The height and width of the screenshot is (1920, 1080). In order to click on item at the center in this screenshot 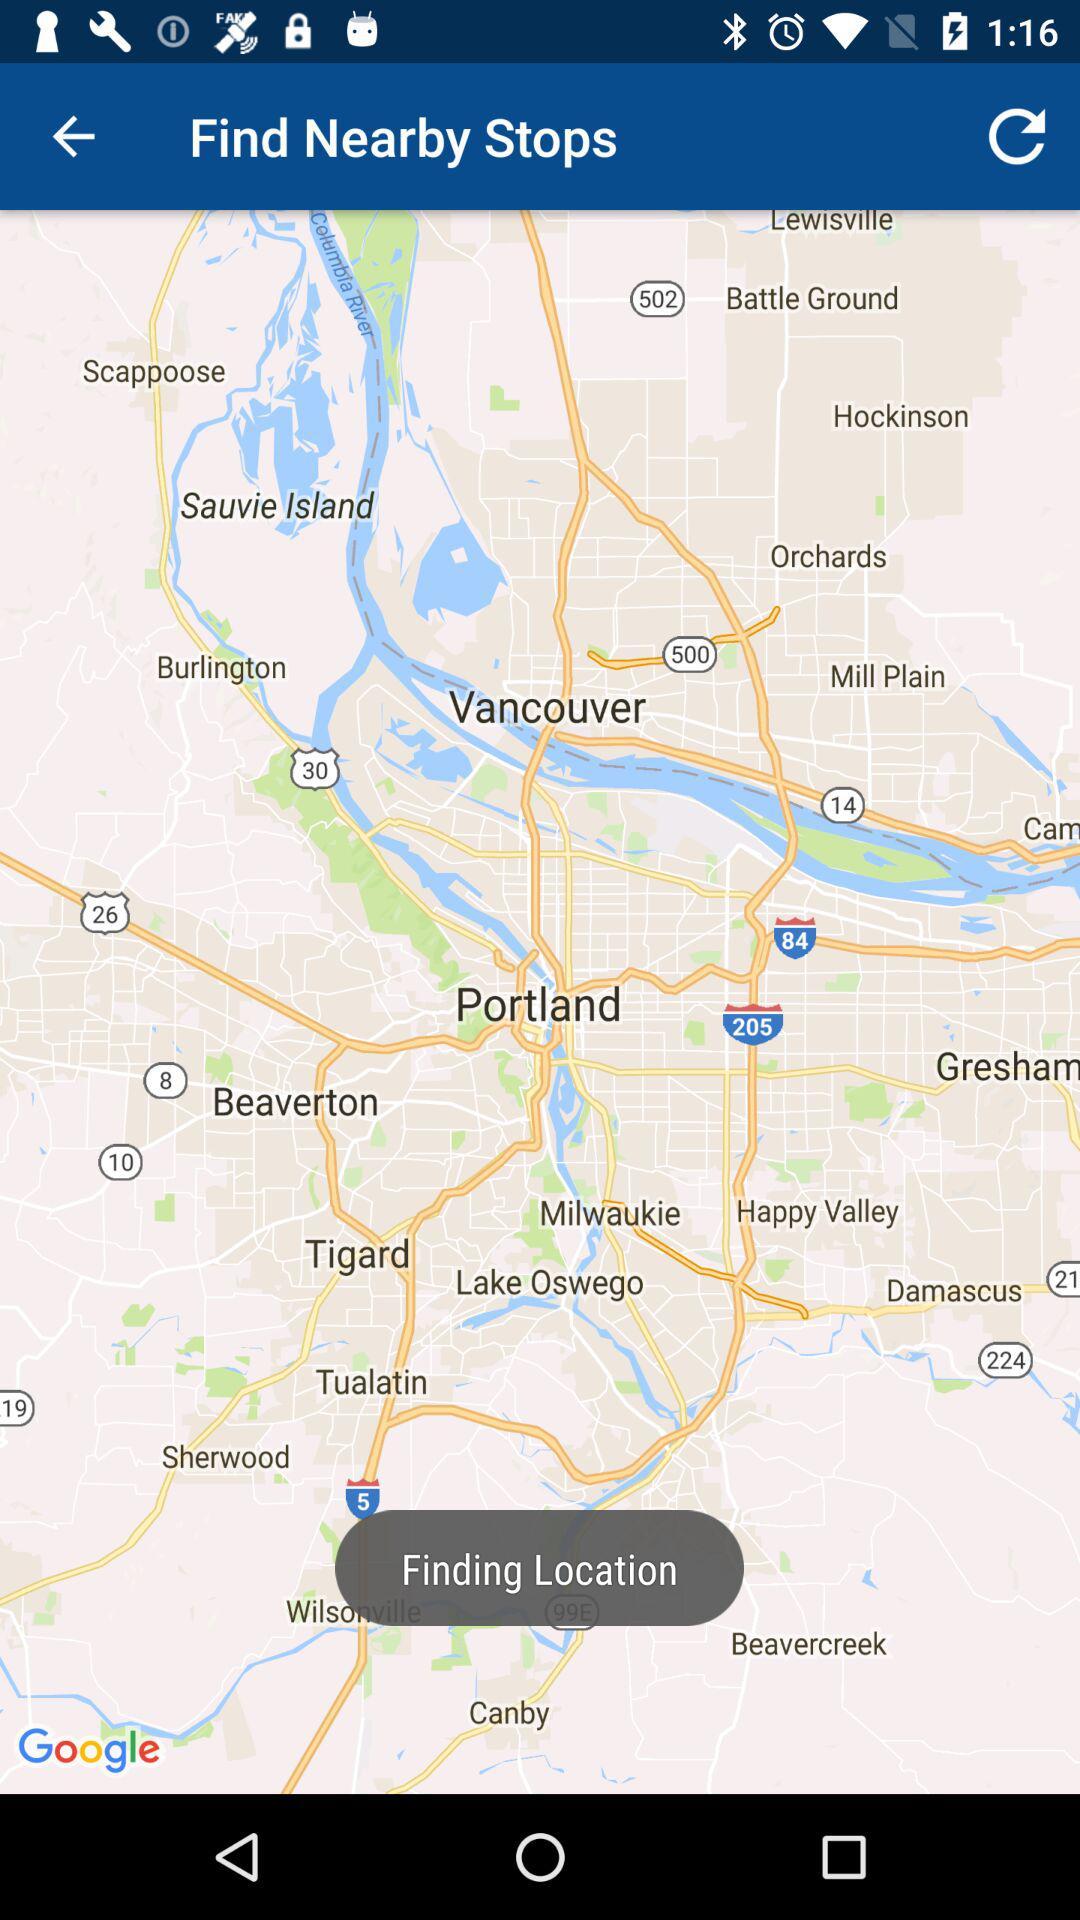, I will do `click(540, 1002)`.